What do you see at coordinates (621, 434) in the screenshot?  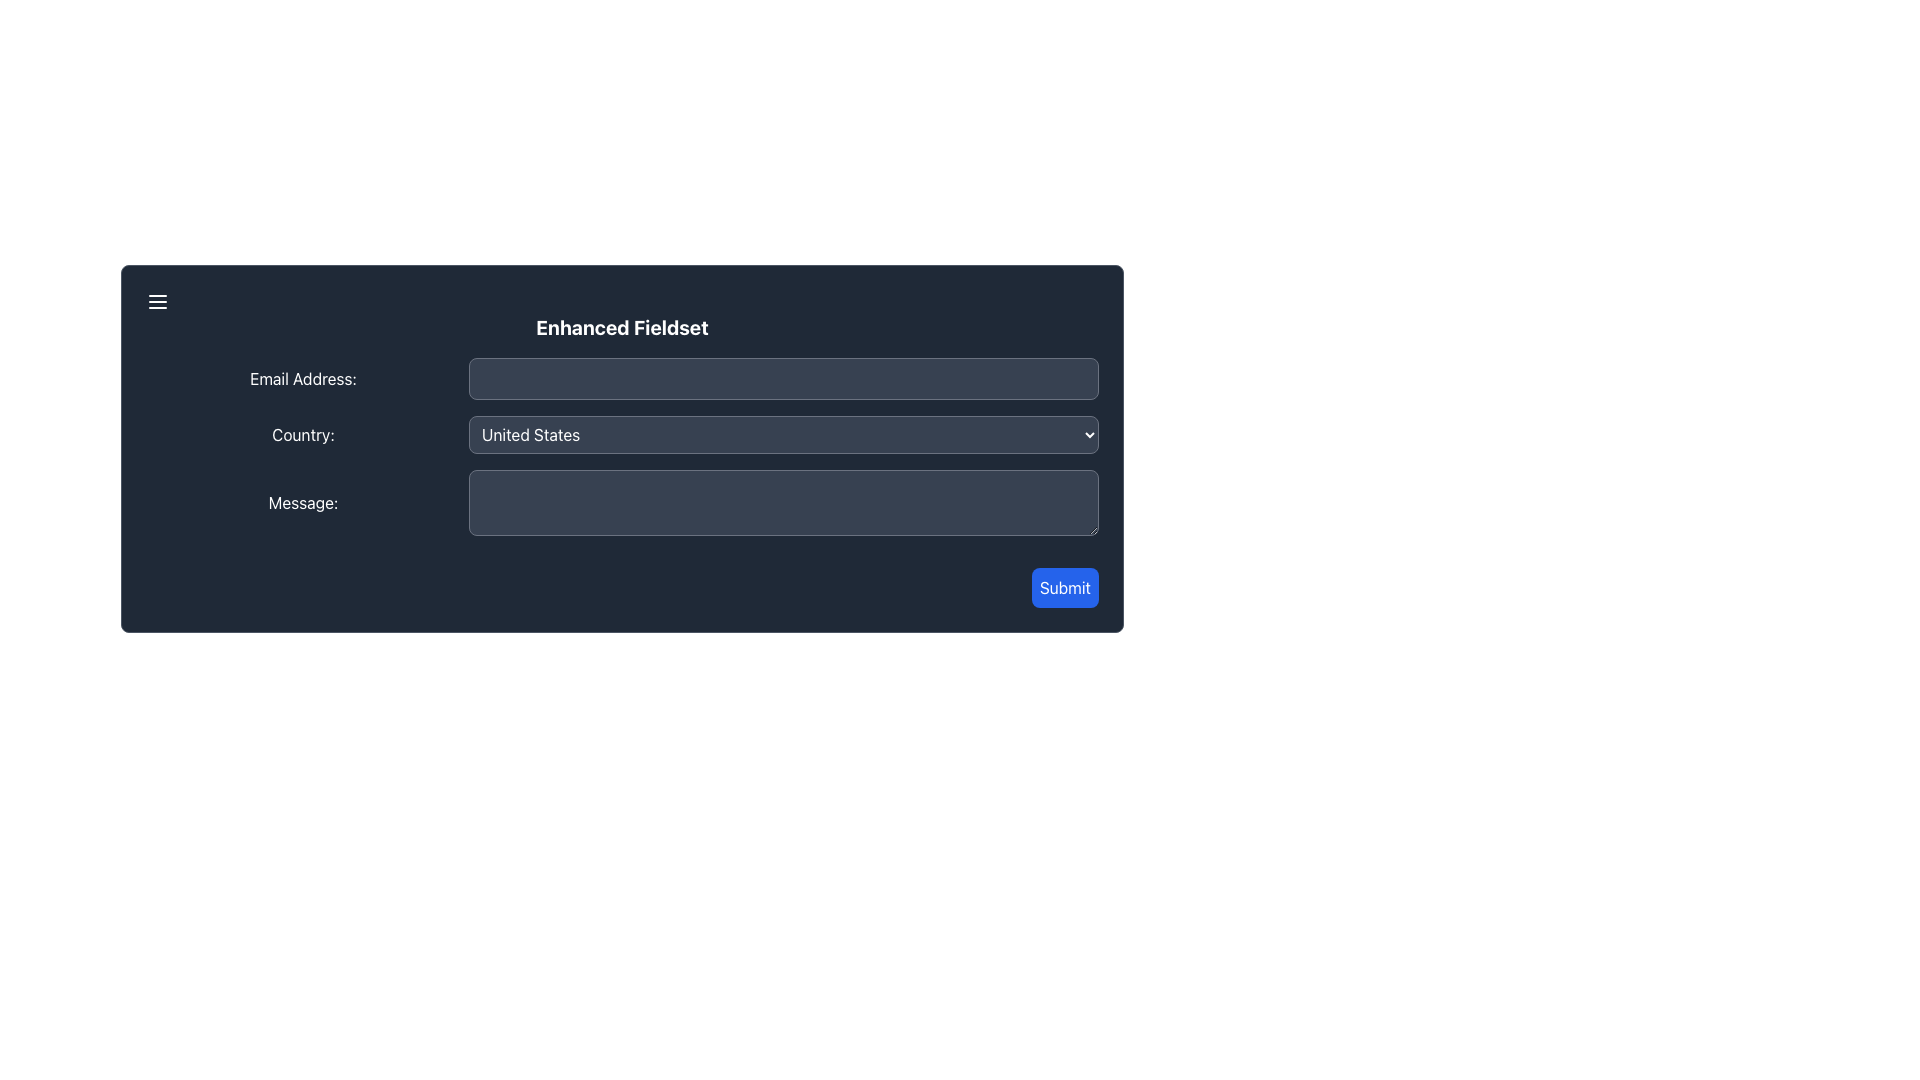 I see `the 'Country:' dropdown menu` at bounding box center [621, 434].